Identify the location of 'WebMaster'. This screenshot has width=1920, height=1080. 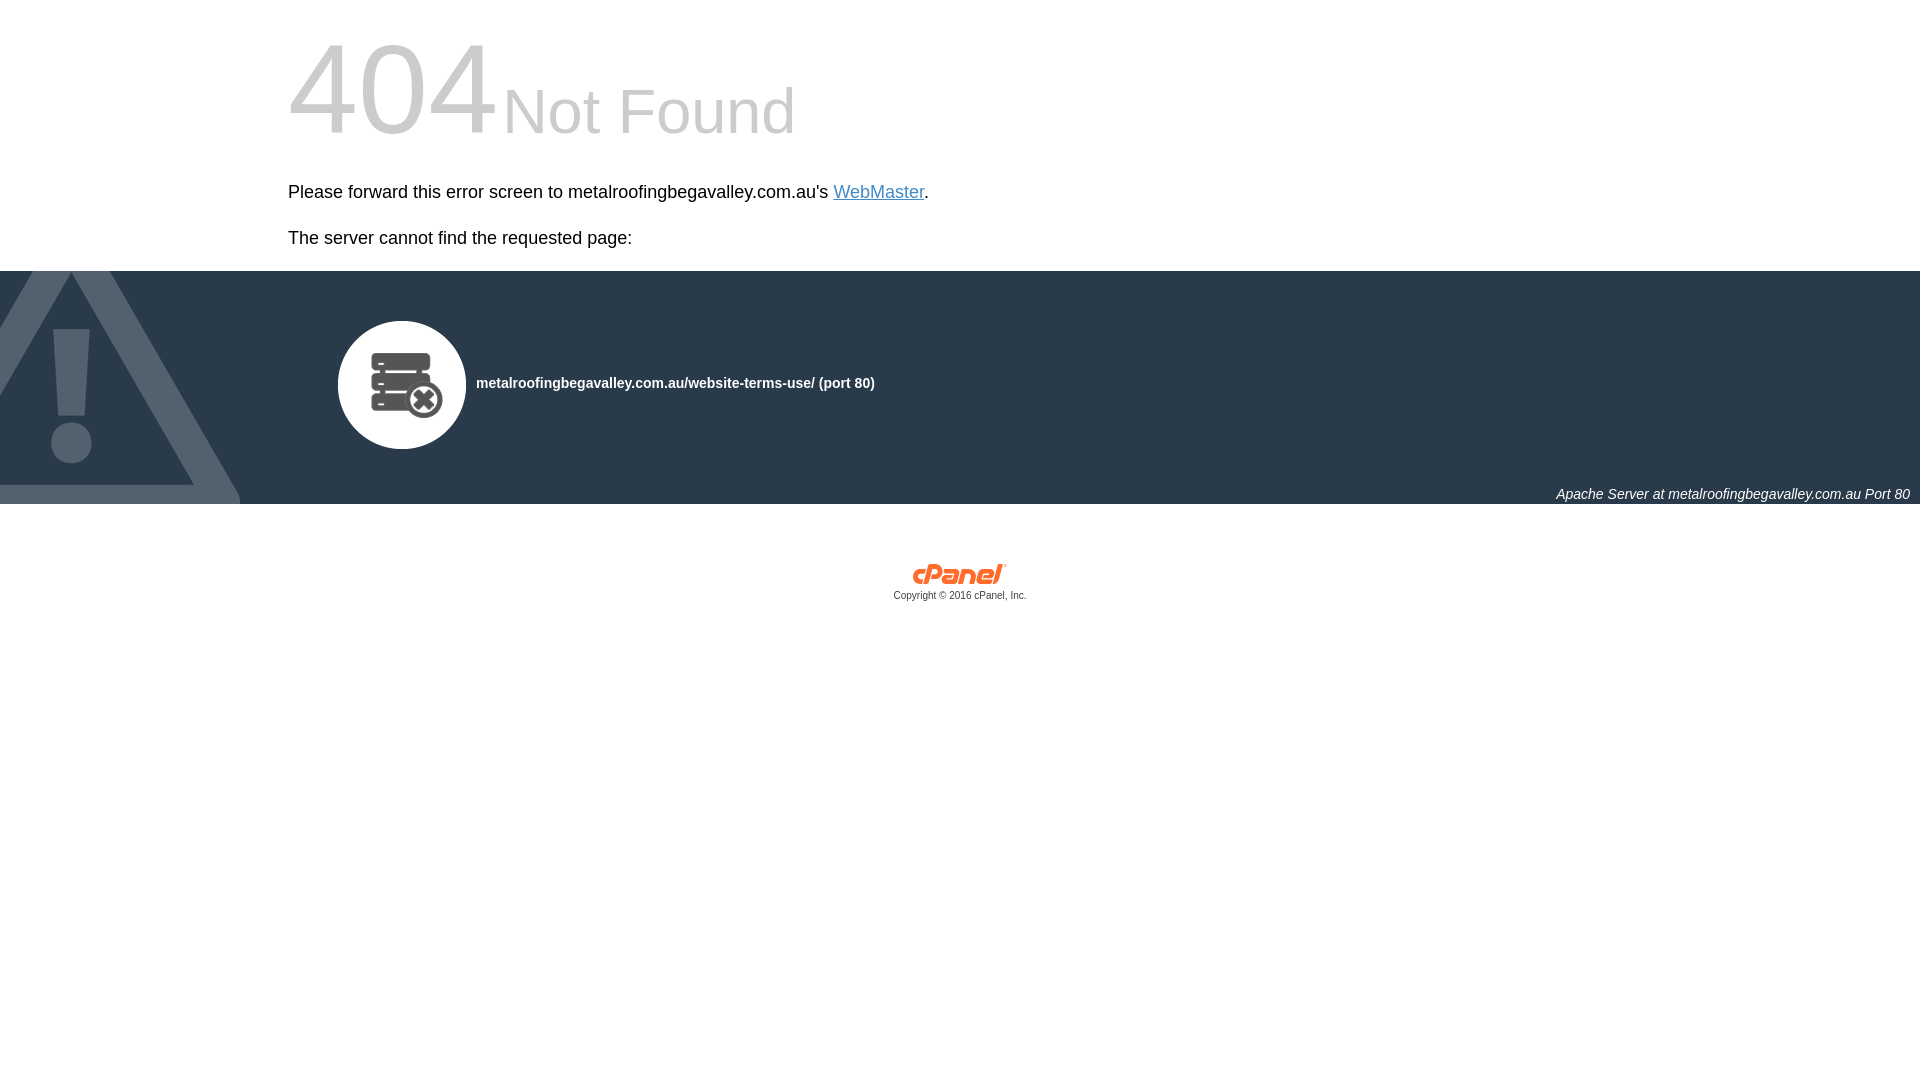
(878, 192).